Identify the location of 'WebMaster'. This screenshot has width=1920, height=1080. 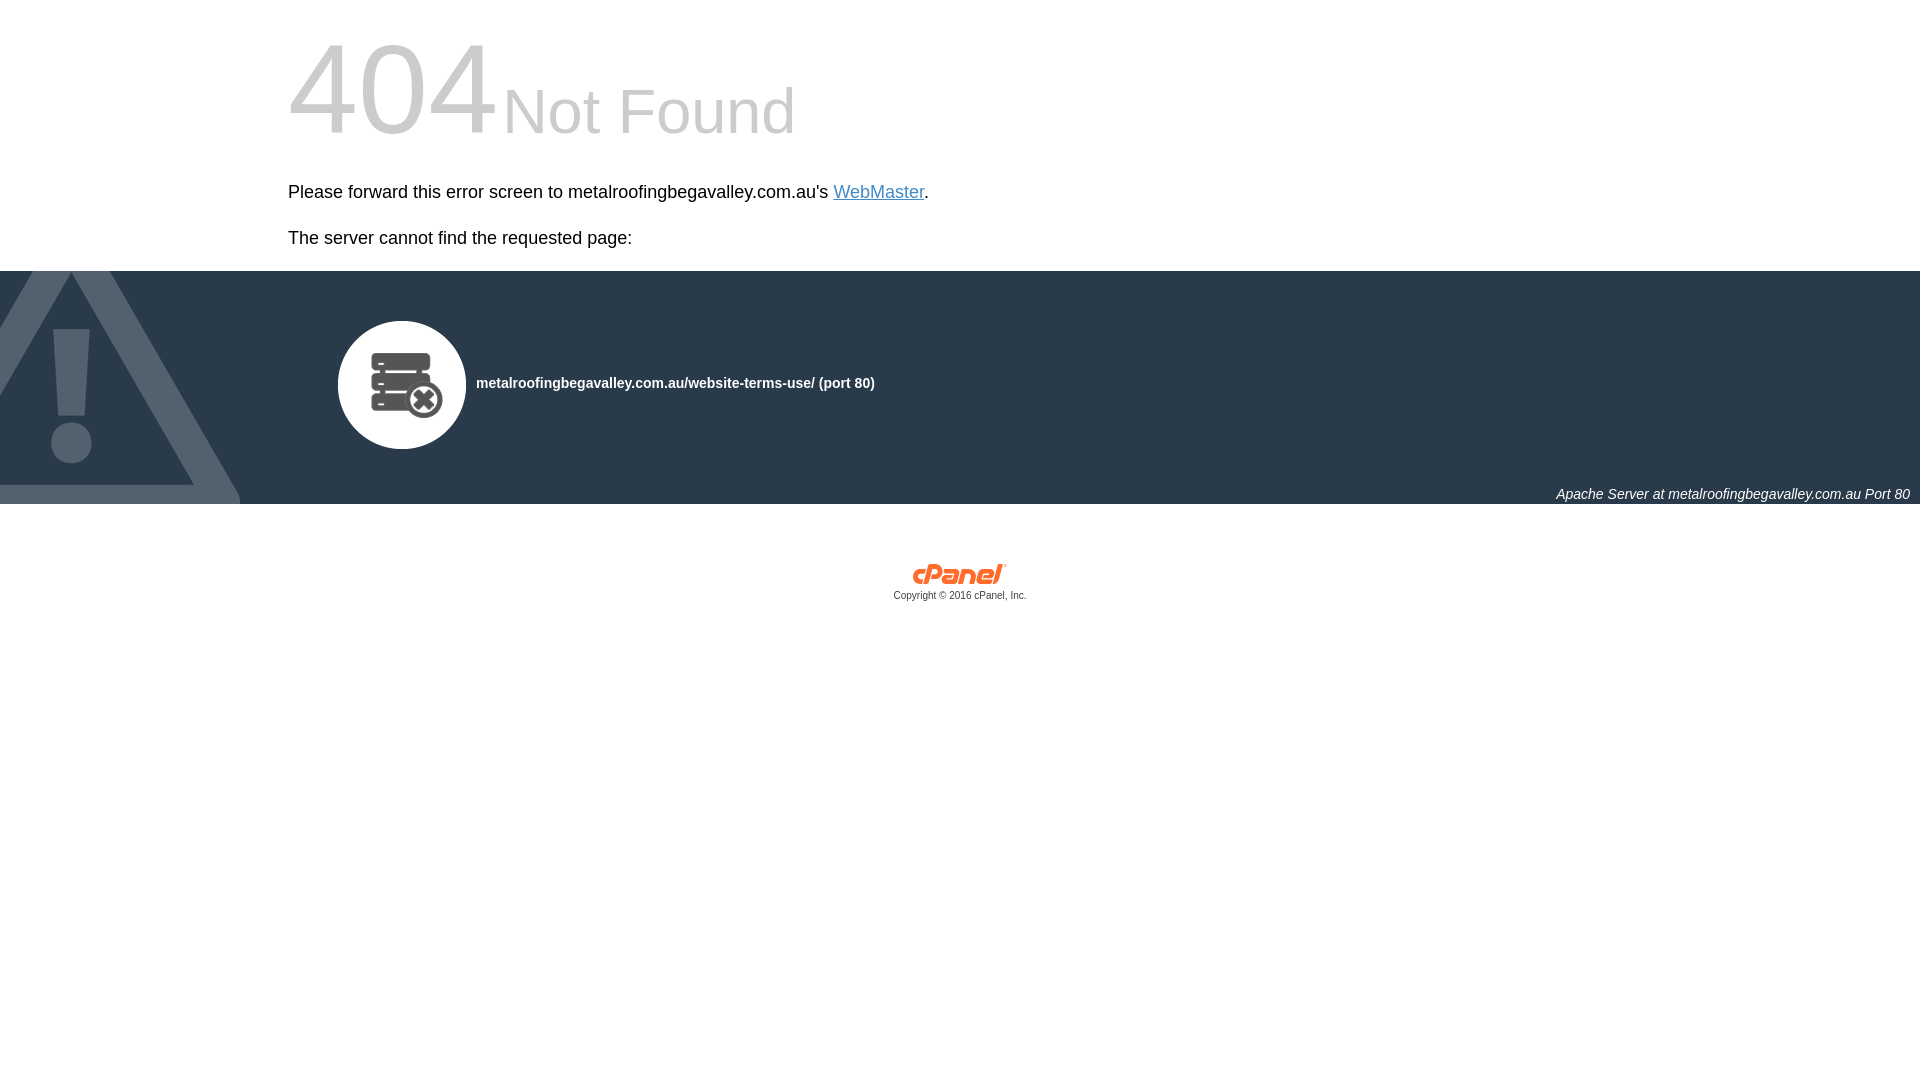
(878, 192).